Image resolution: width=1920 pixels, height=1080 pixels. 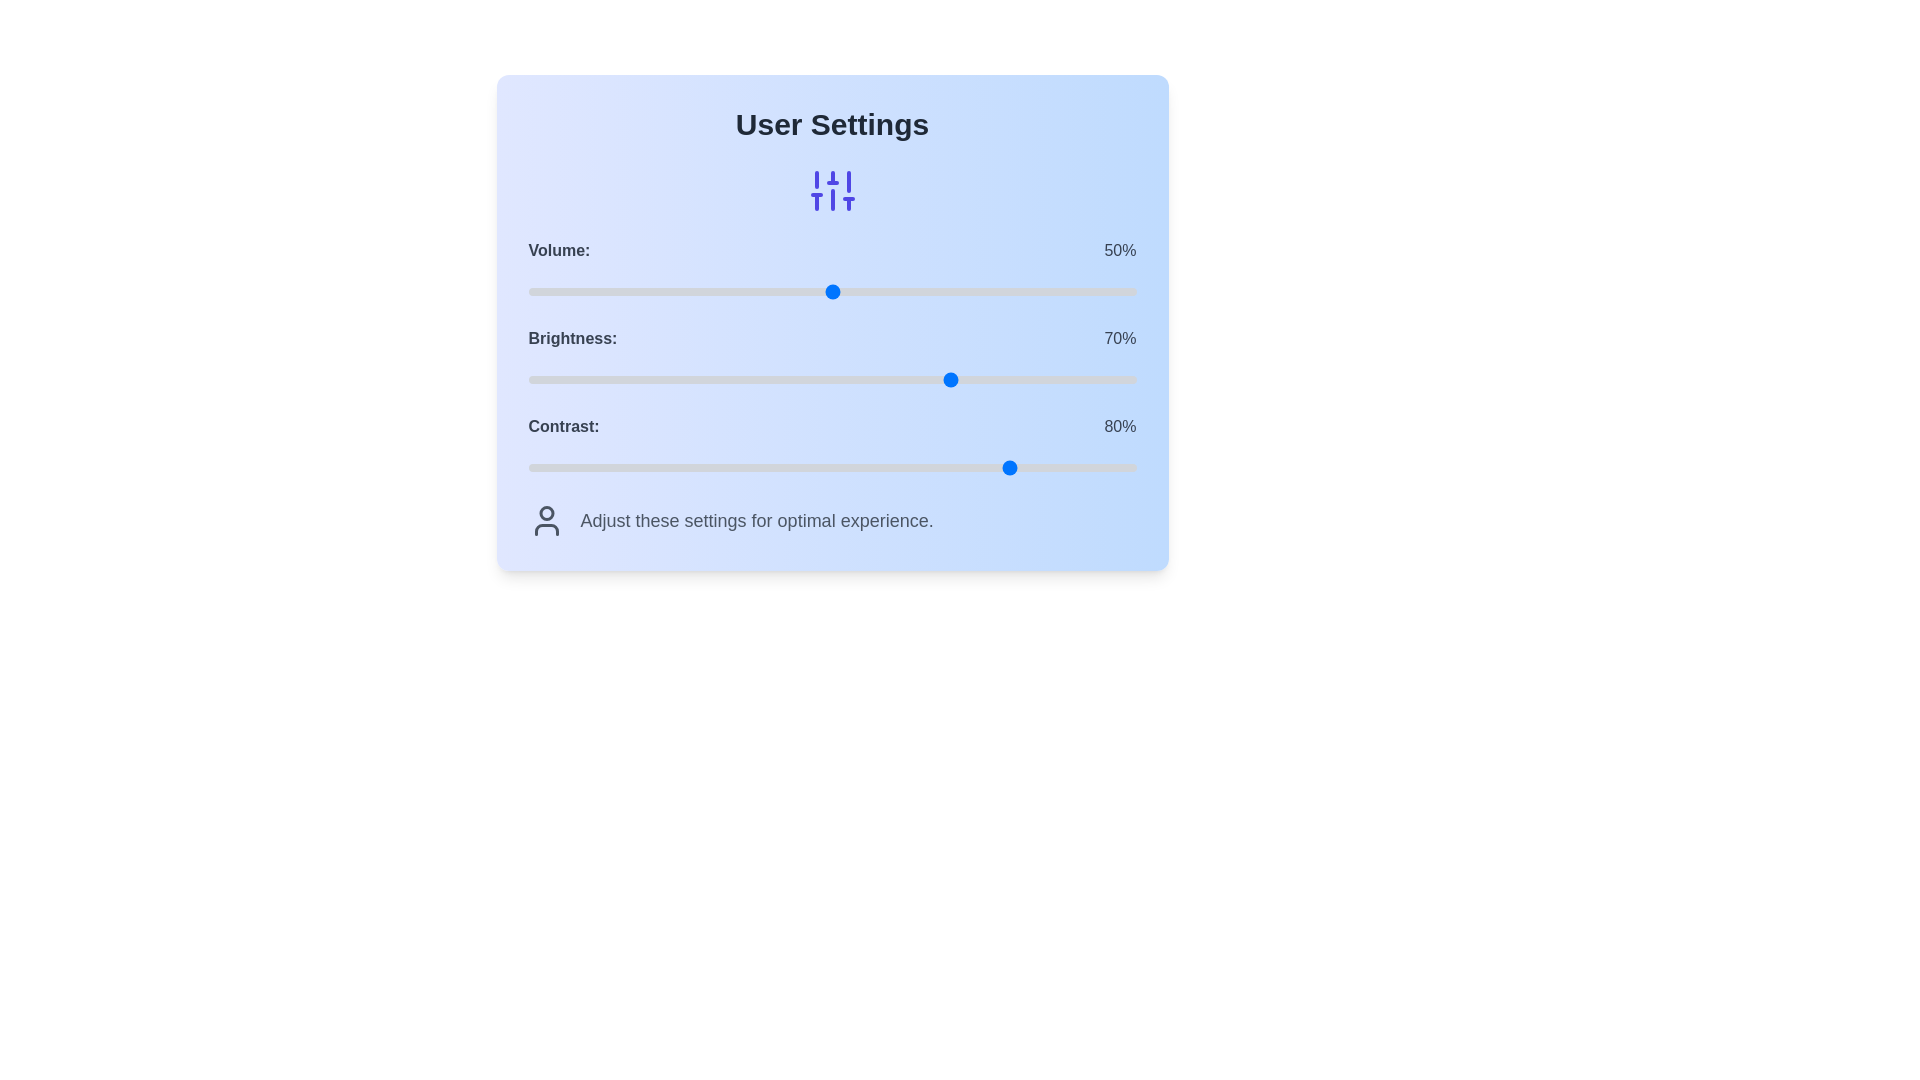 What do you see at coordinates (904, 380) in the screenshot?
I see `brightness` at bounding box center [904, 380].